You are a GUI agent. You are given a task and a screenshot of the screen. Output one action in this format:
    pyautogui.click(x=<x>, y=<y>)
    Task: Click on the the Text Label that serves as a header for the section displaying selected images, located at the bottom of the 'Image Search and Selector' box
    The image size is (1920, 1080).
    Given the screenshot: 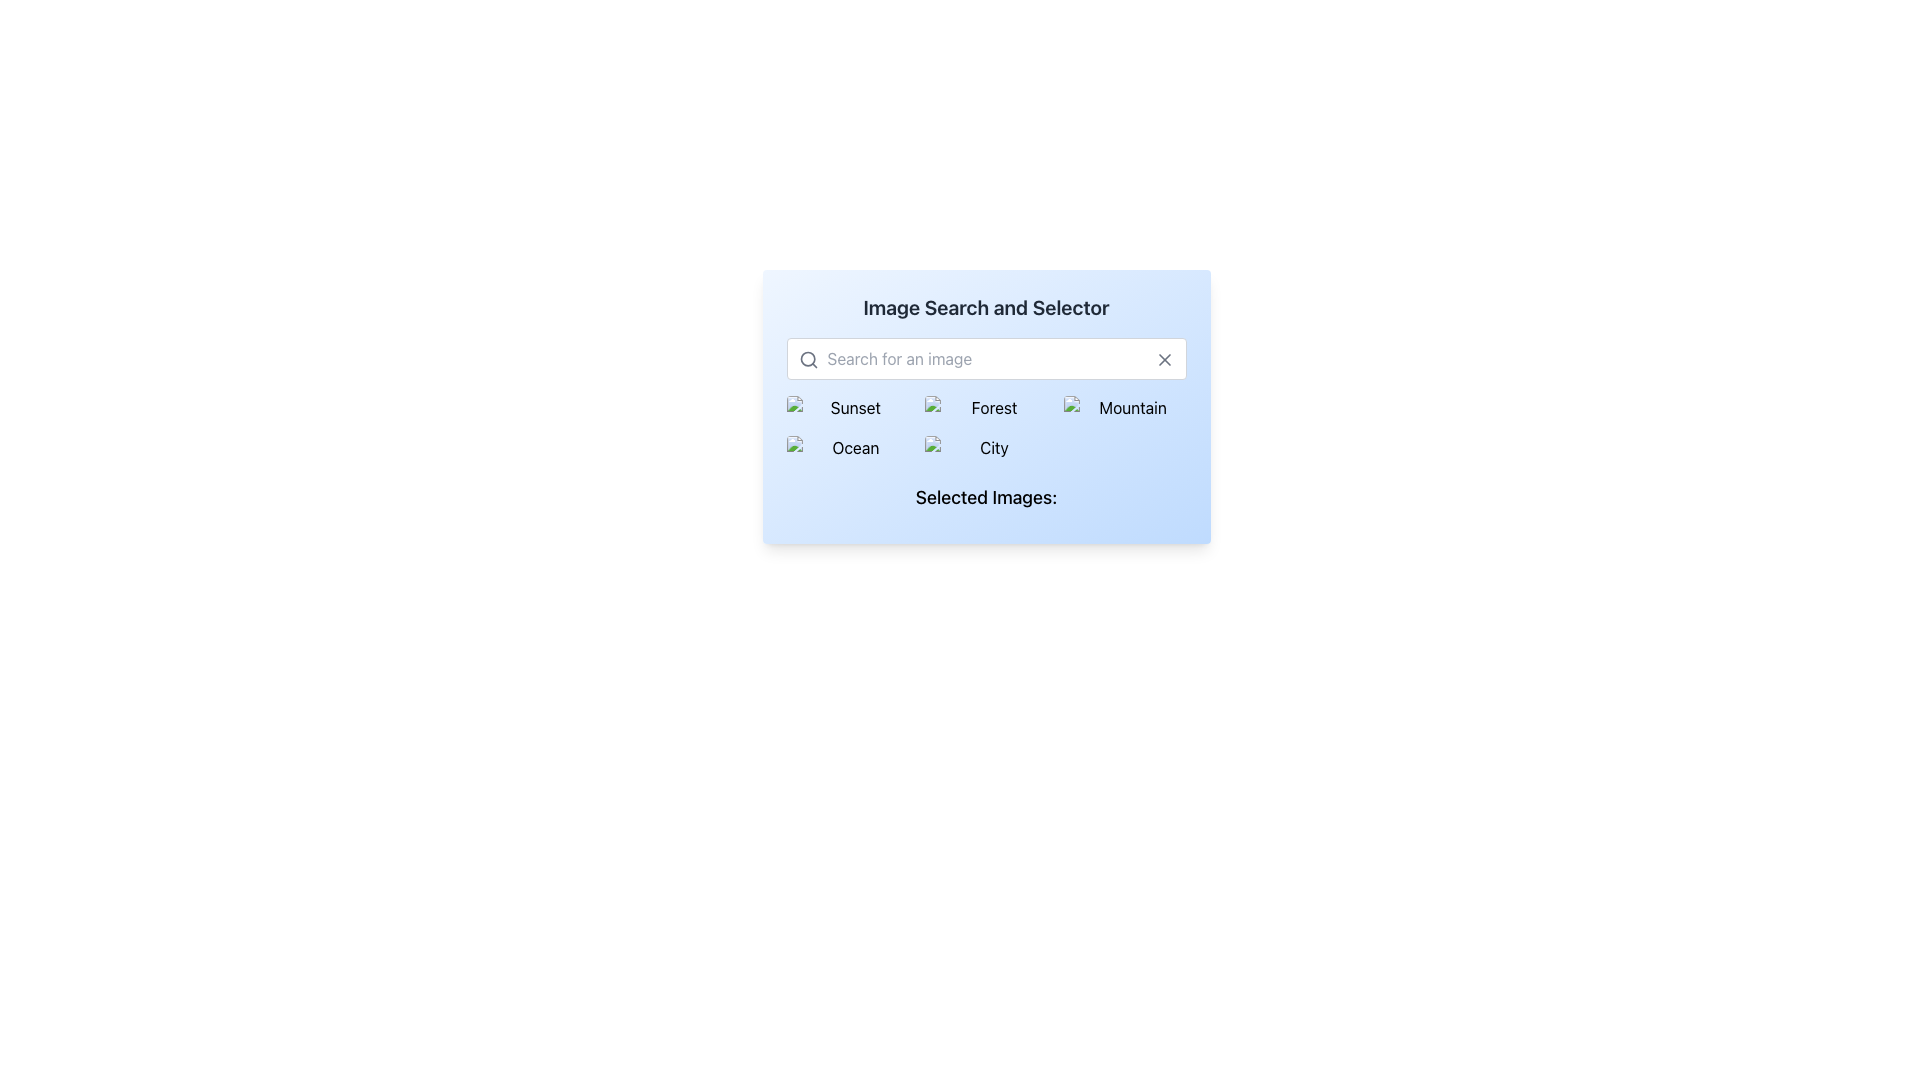 What is the action you would take?
    pyautogui.click(x=986, y=496)
    